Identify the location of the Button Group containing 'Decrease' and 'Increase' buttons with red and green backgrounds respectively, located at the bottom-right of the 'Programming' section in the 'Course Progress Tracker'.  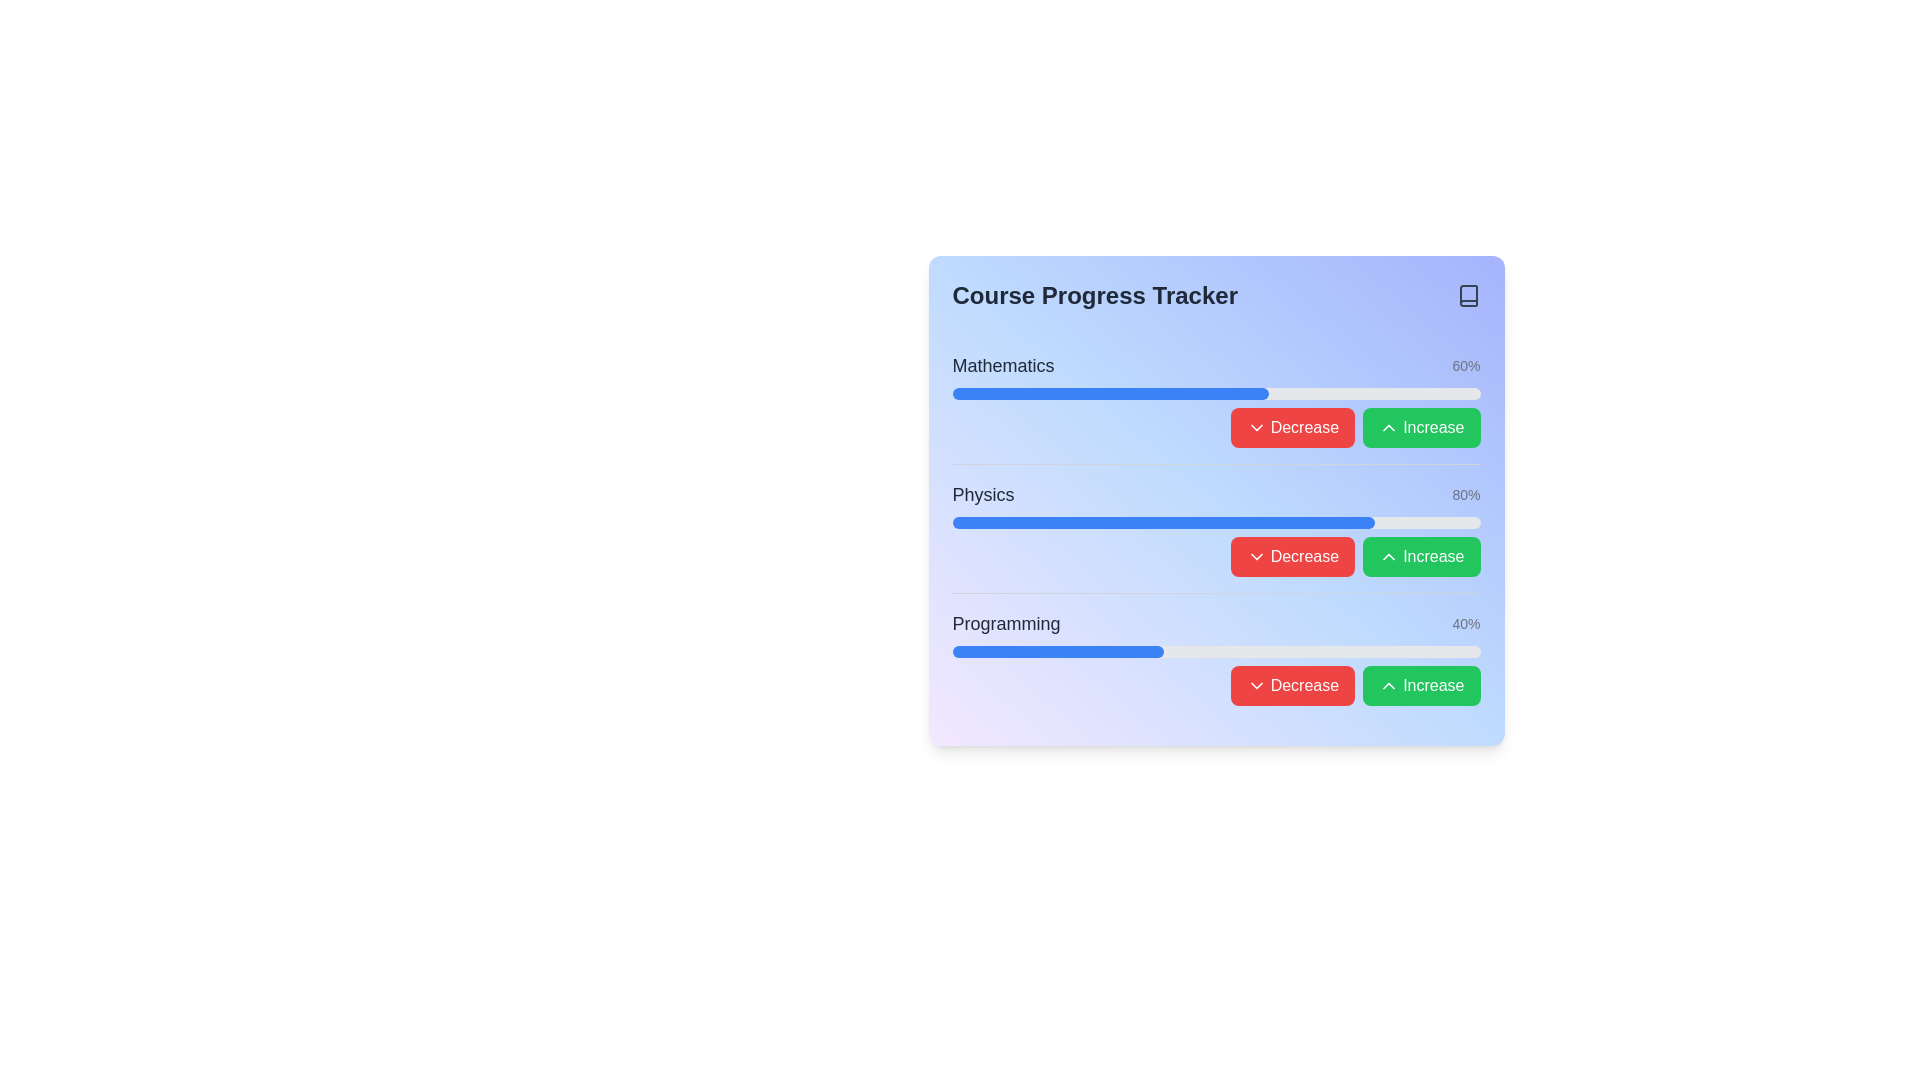
(1215, 685).